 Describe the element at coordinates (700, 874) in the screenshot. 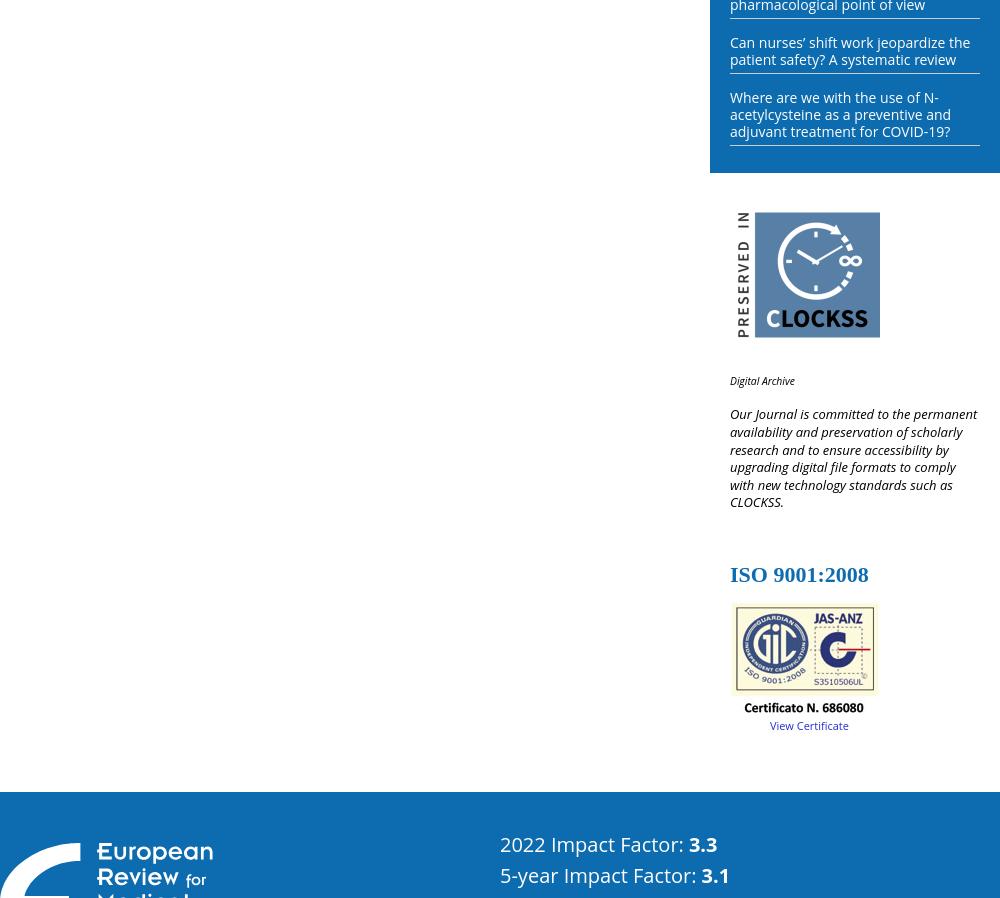

I see `'3.1'` at that location.